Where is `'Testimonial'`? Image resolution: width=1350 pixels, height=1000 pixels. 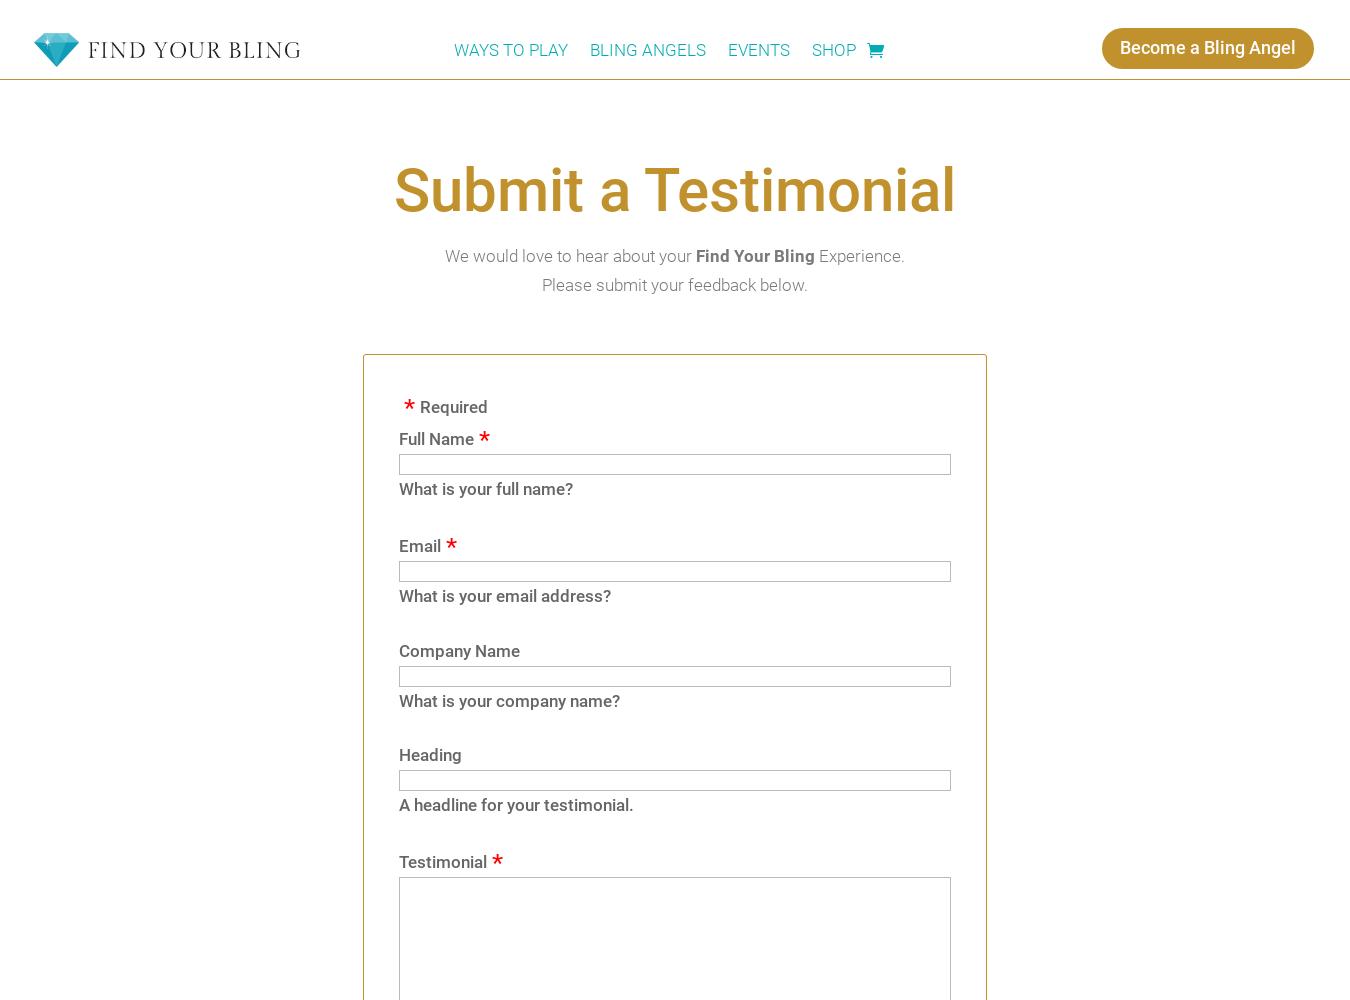
'Testimonial' is located at coordinates (441, 861).